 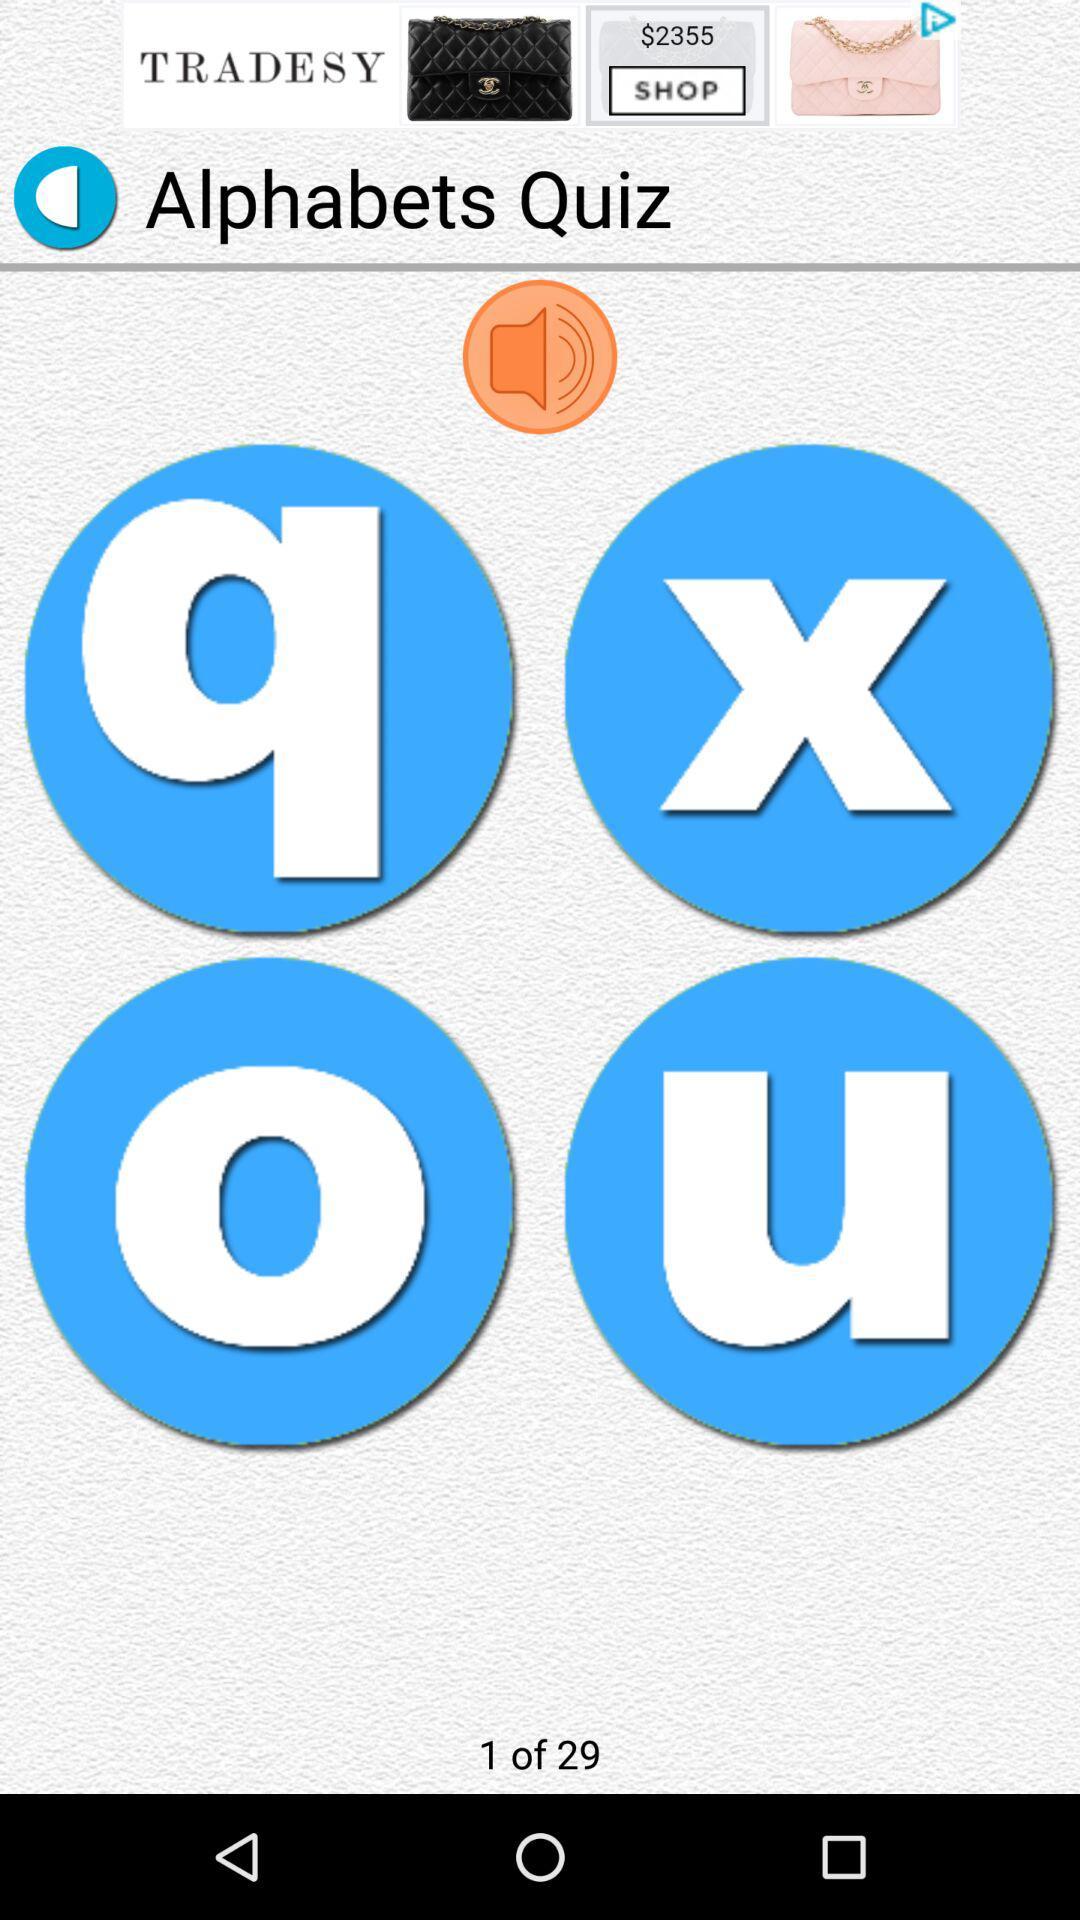 I want to click on o option, so click(x=270, y=1202).